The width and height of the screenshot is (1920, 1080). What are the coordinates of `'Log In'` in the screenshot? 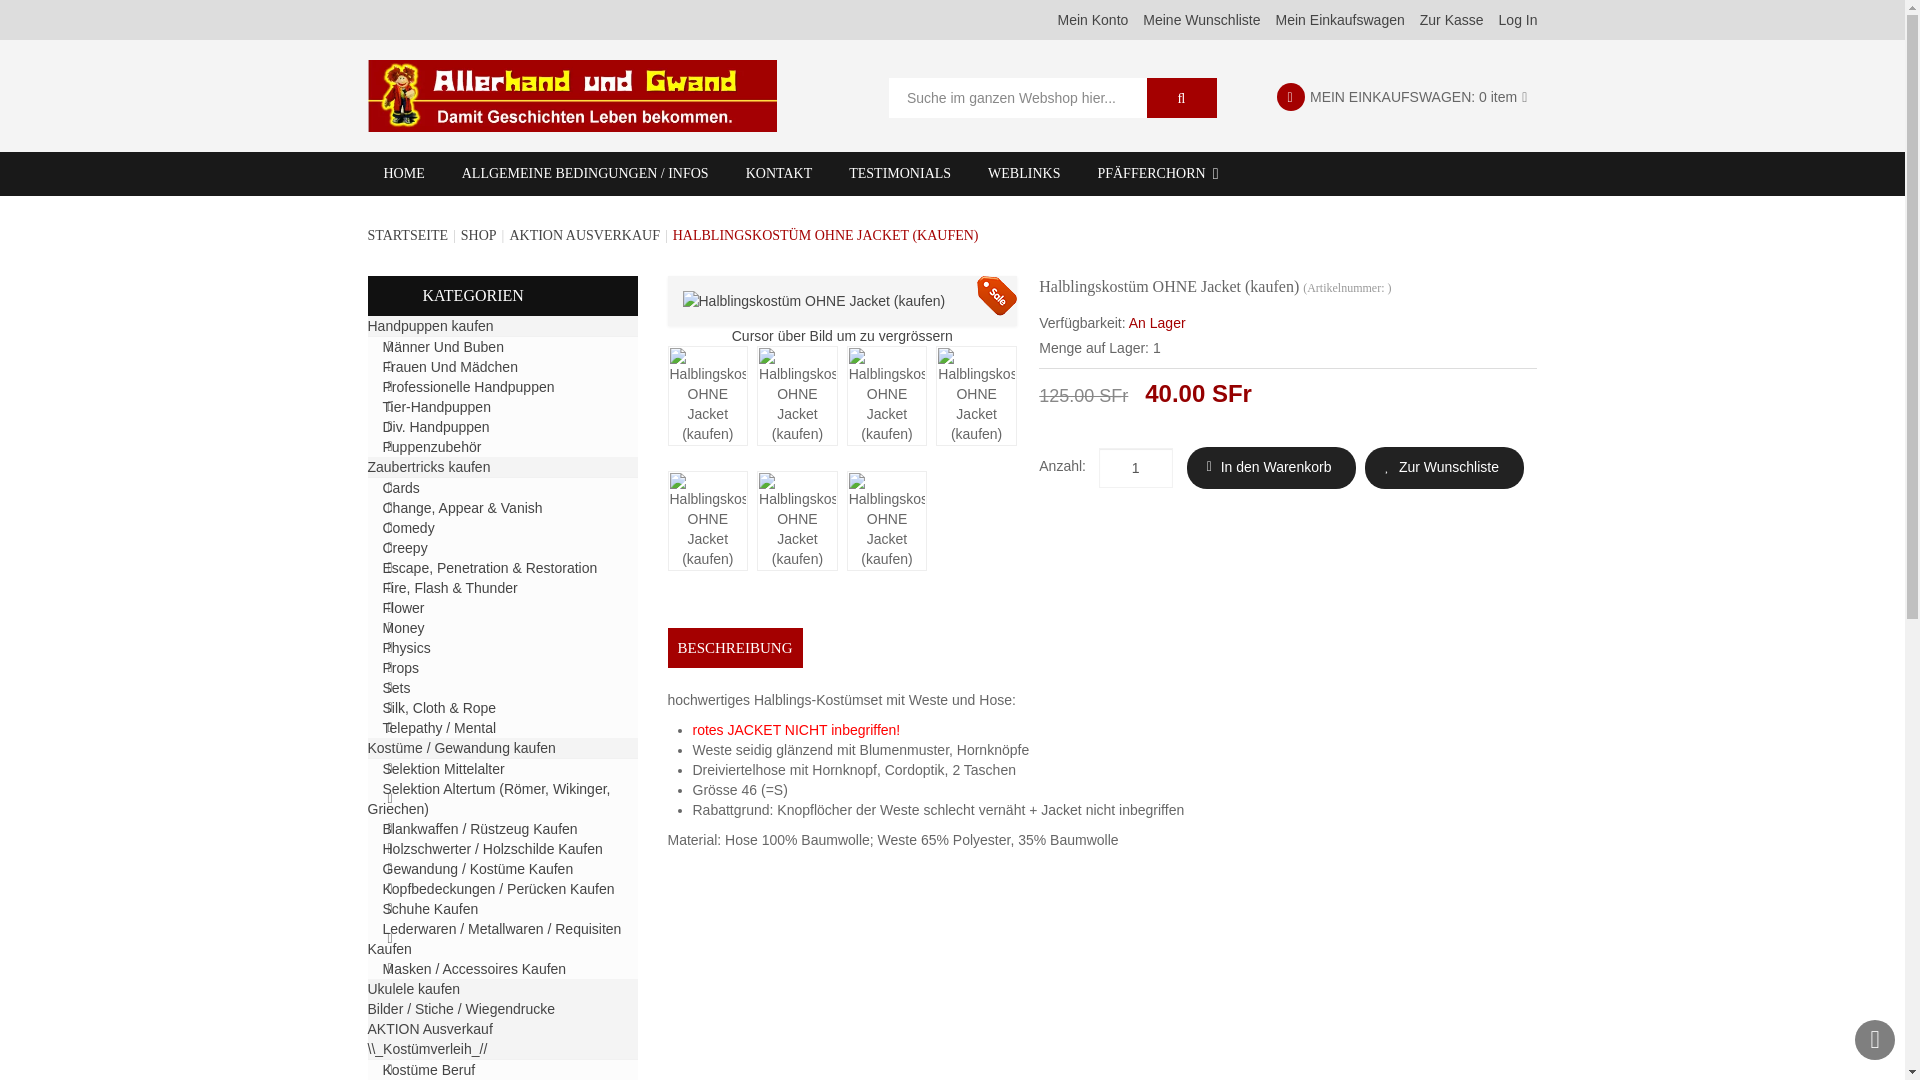 It's located at (1518, 19).